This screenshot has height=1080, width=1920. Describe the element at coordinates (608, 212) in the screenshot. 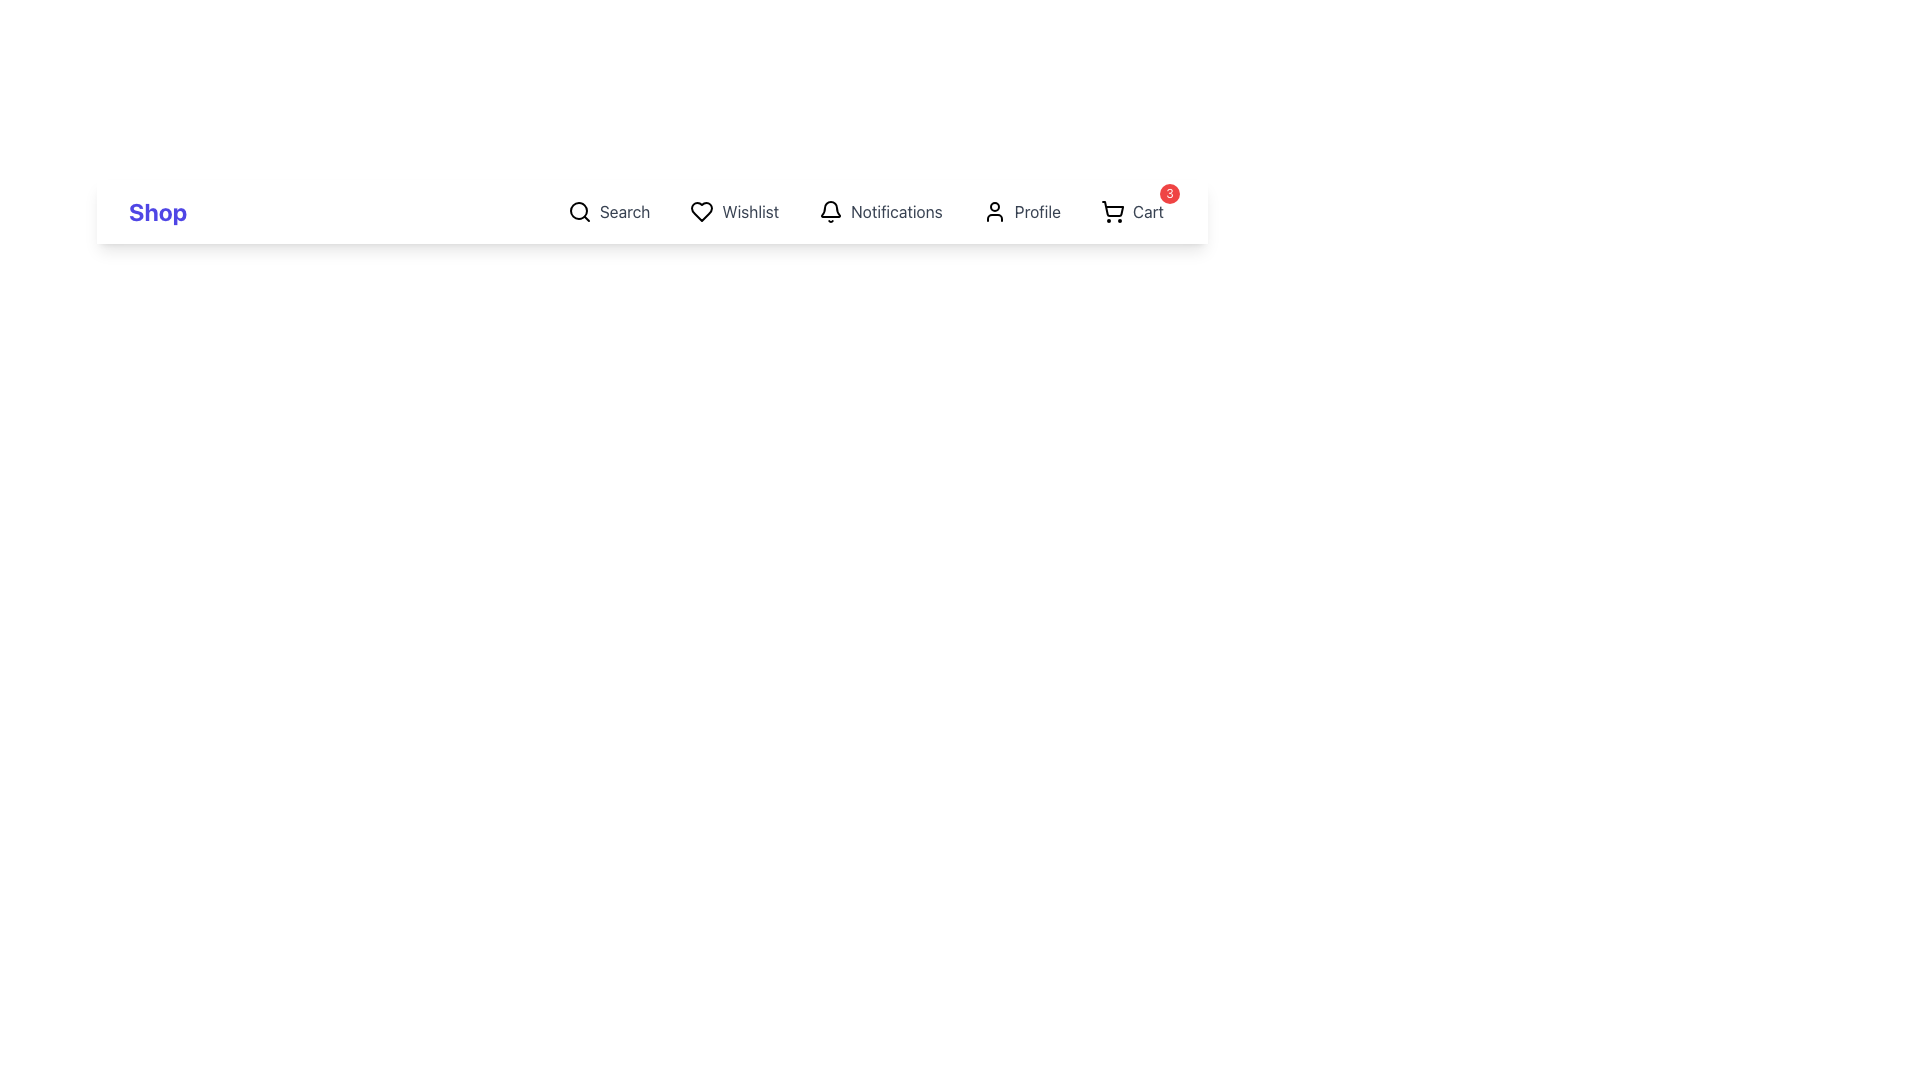

I see `the search button, which features a magnifying glass icon and the text 'Search'` at that location.